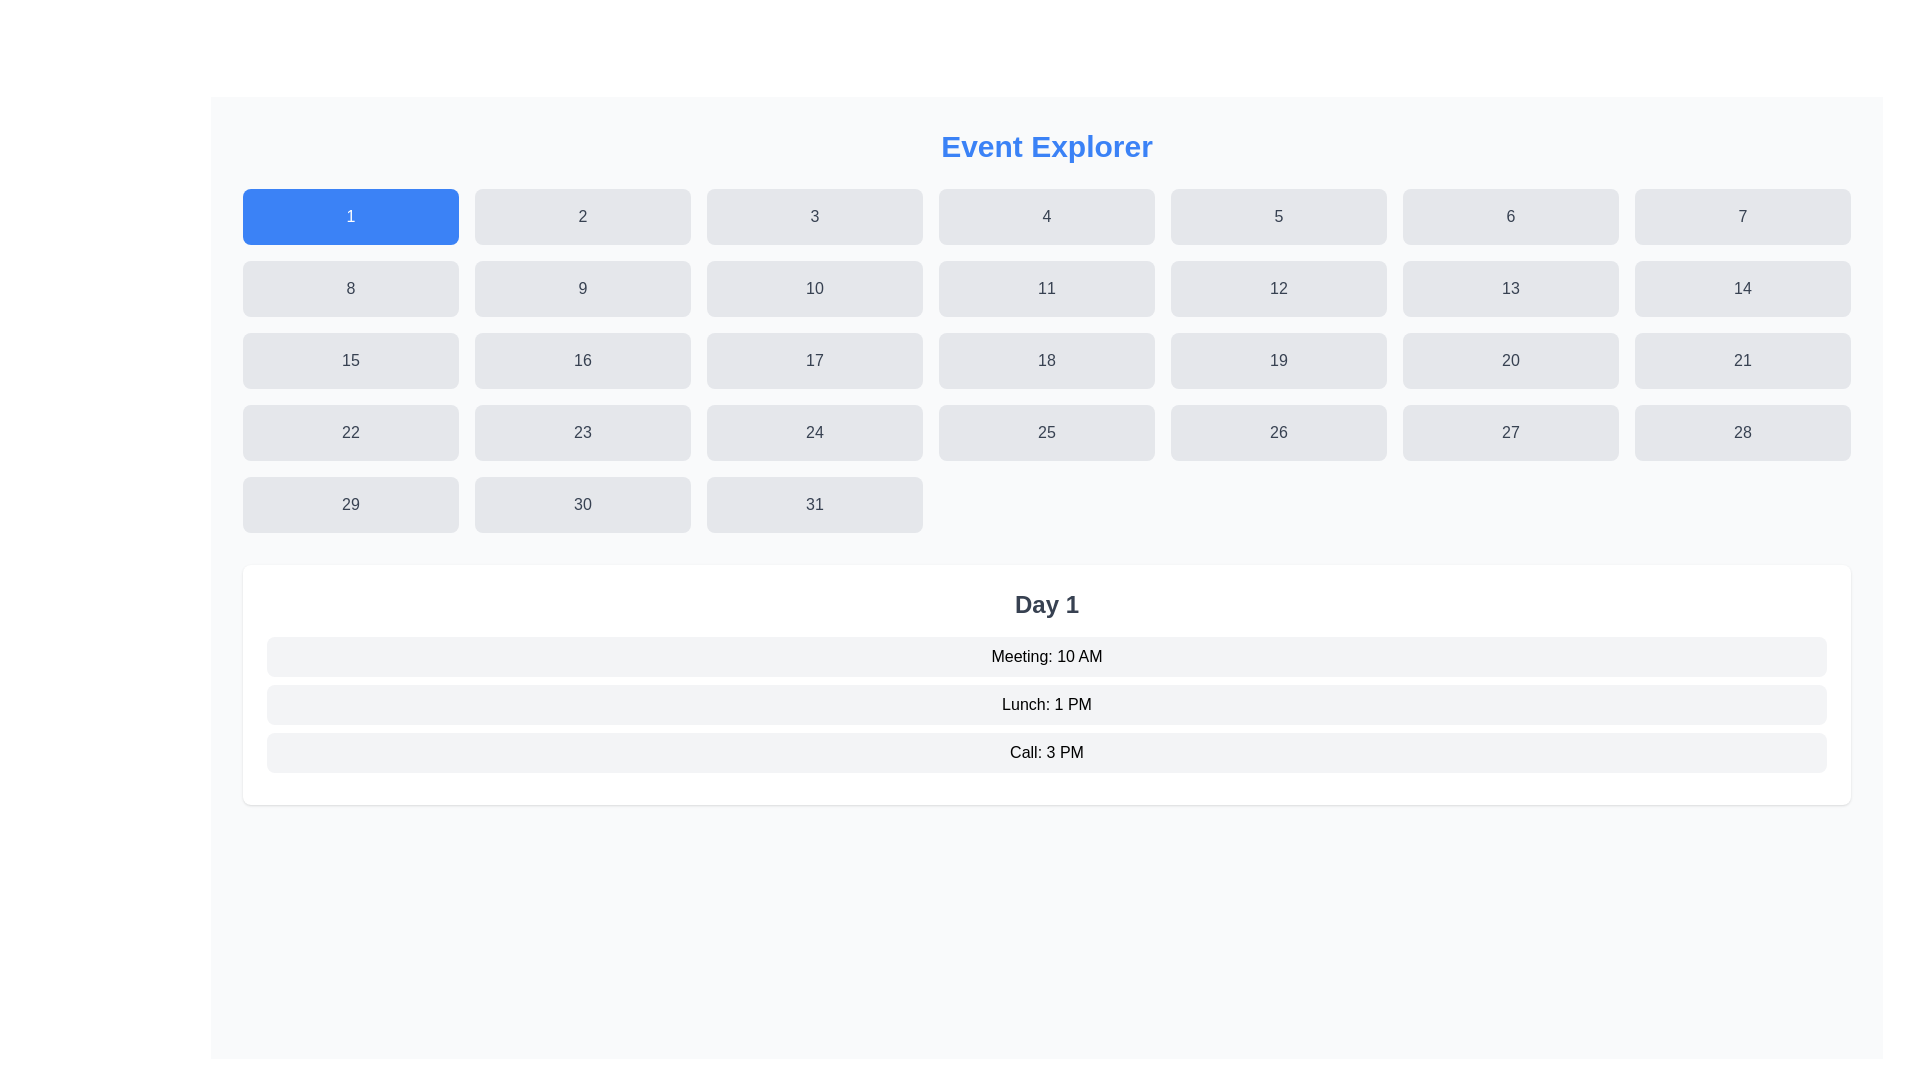 Image resolution: width=1920 pixels, height=1080 pixels. What do you see at coordinates (581, 216) in the screenshot?
I see `the button displaying the number '2' in a grid layout, which is adjacent to '1' on the left and '3' on the right, to show options` at bounding box center [581, 216].